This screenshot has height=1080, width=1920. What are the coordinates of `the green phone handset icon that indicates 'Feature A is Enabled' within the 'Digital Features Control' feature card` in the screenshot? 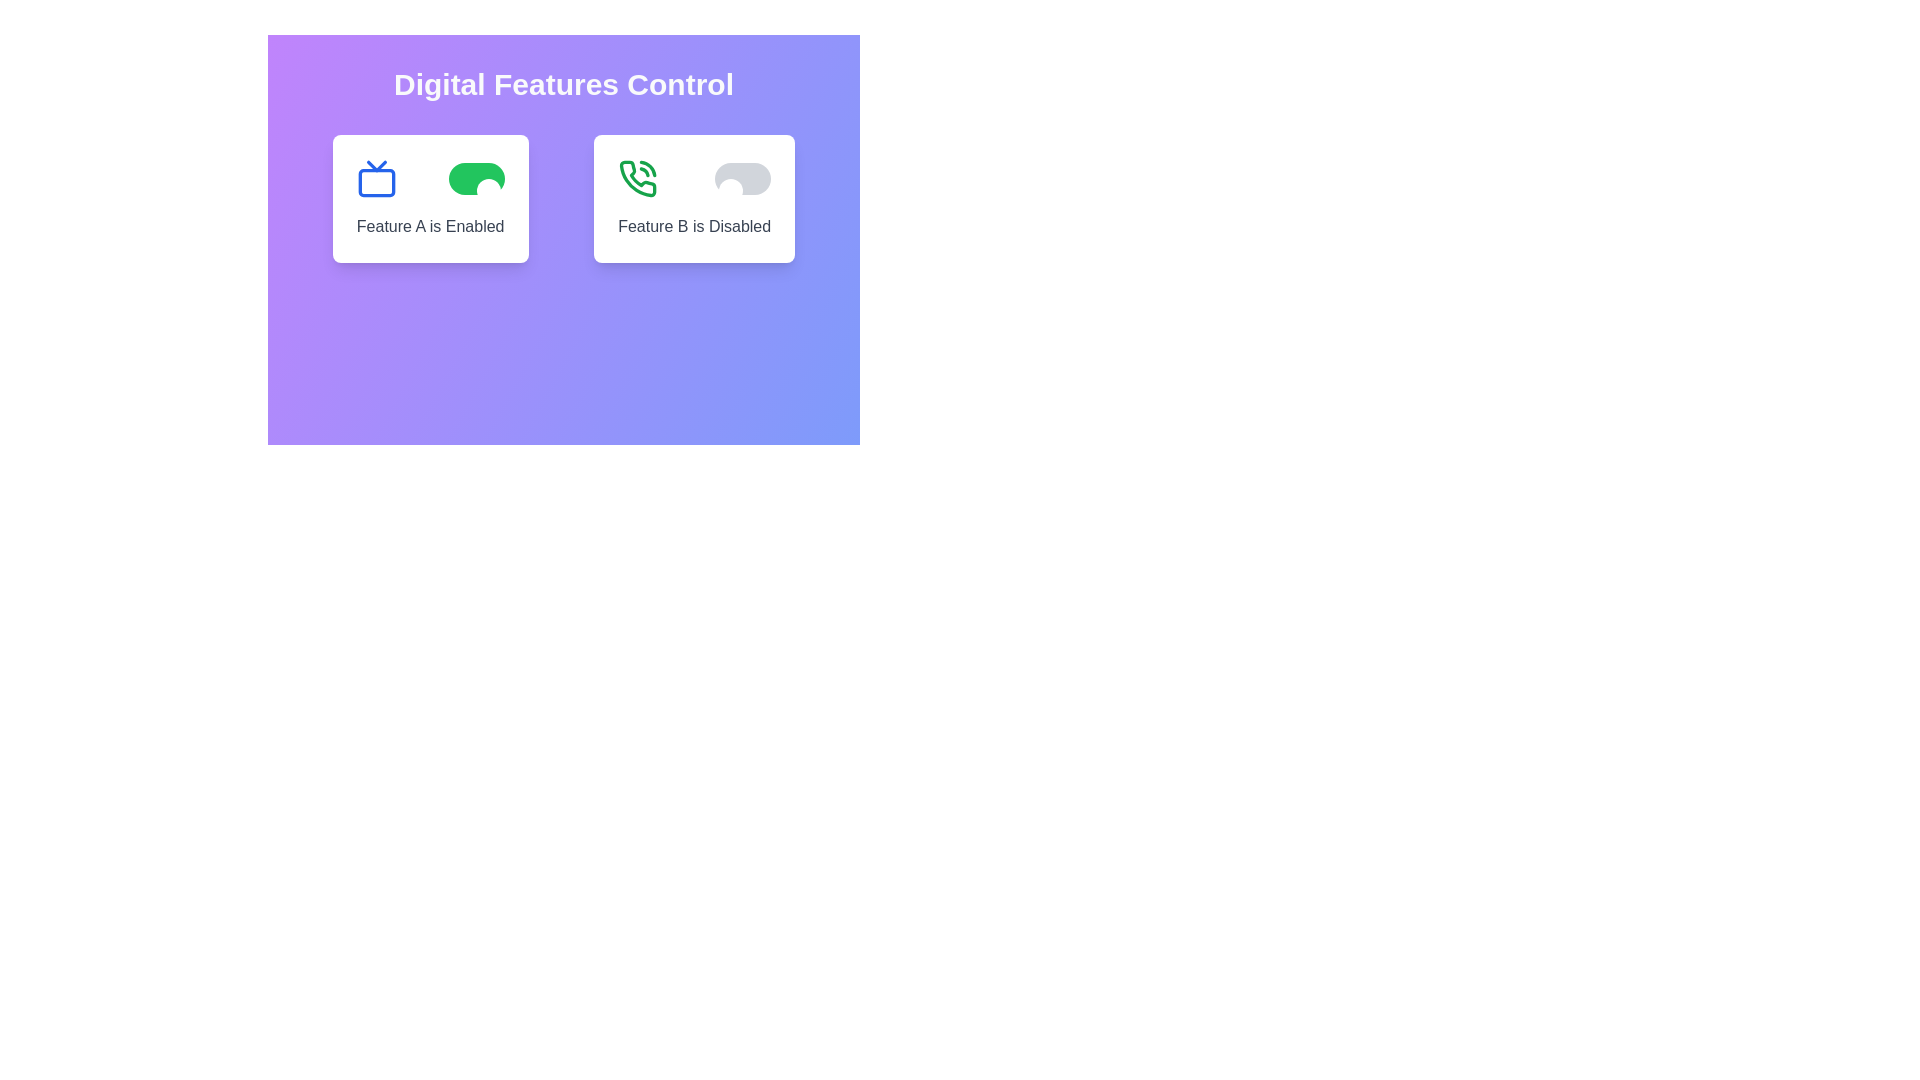 It's located at (637, 177).